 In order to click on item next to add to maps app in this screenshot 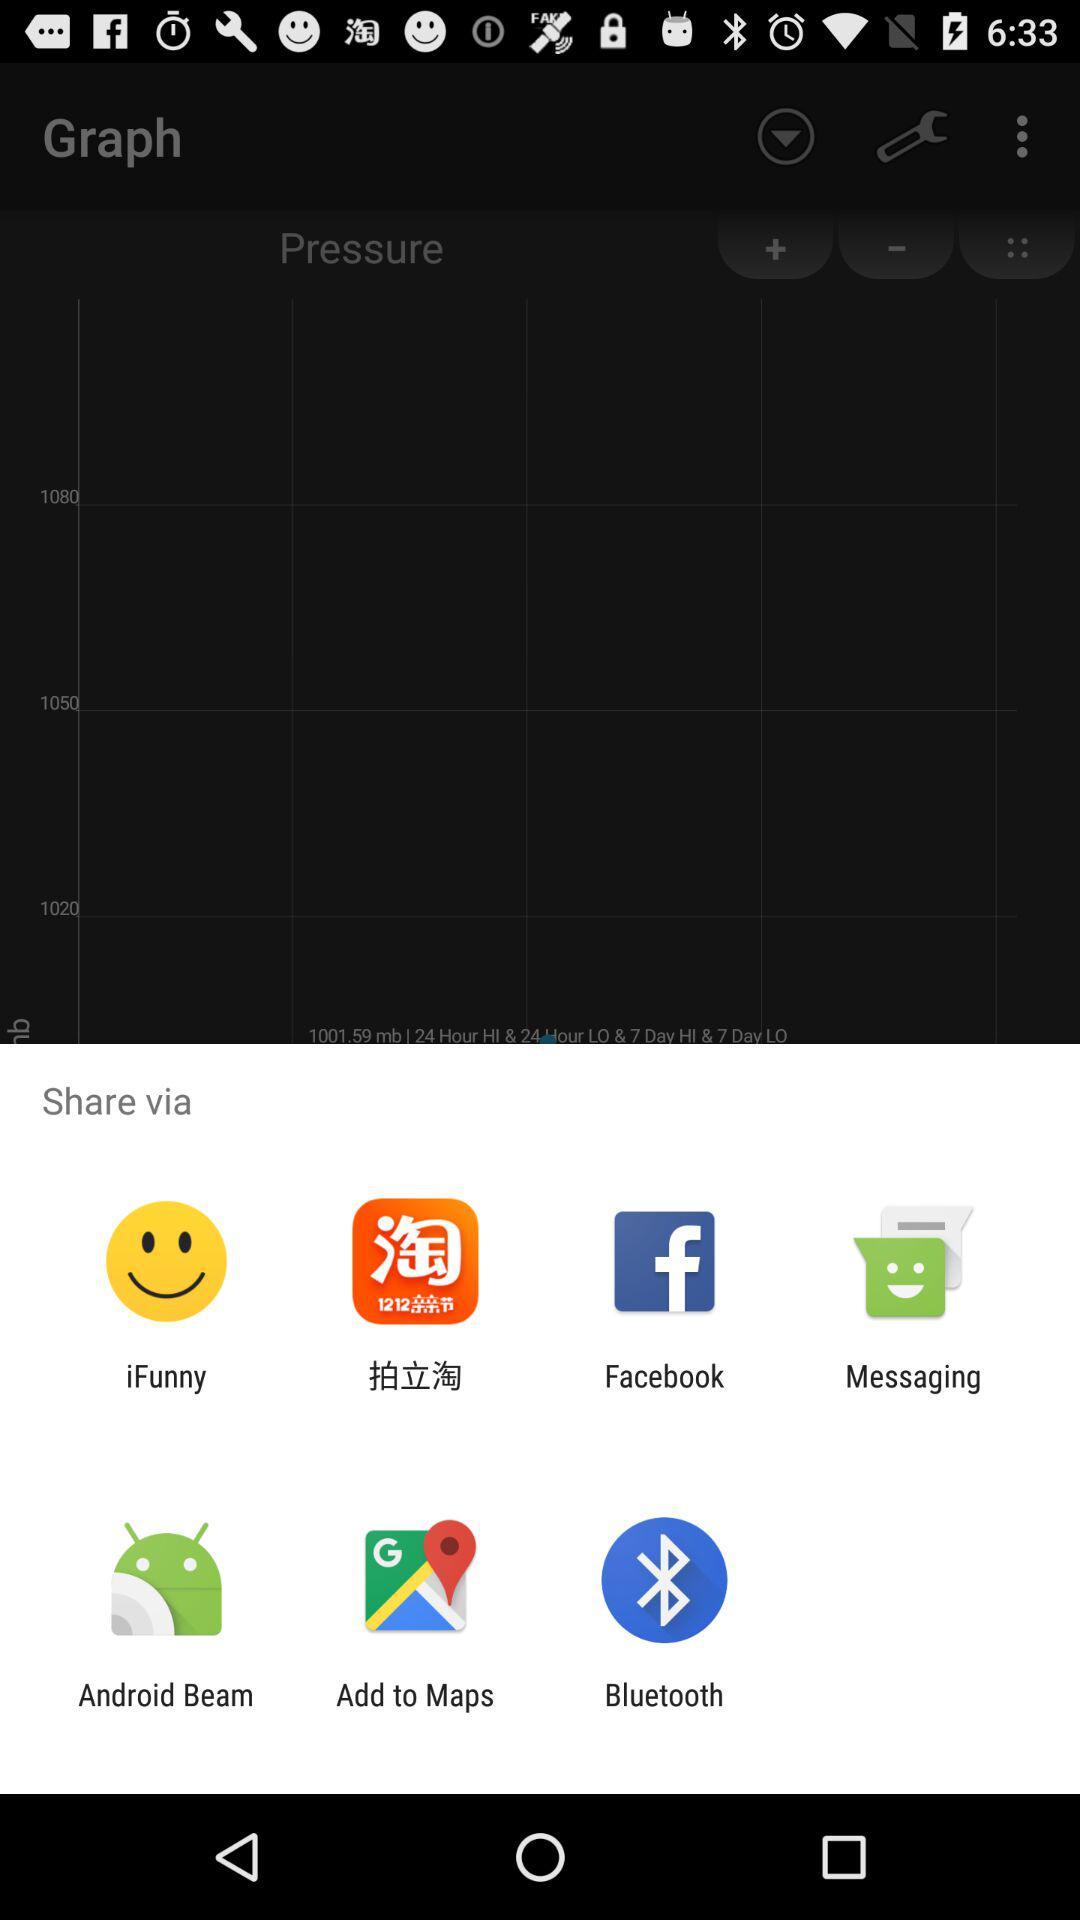, I will do `click(165, 1711)`.